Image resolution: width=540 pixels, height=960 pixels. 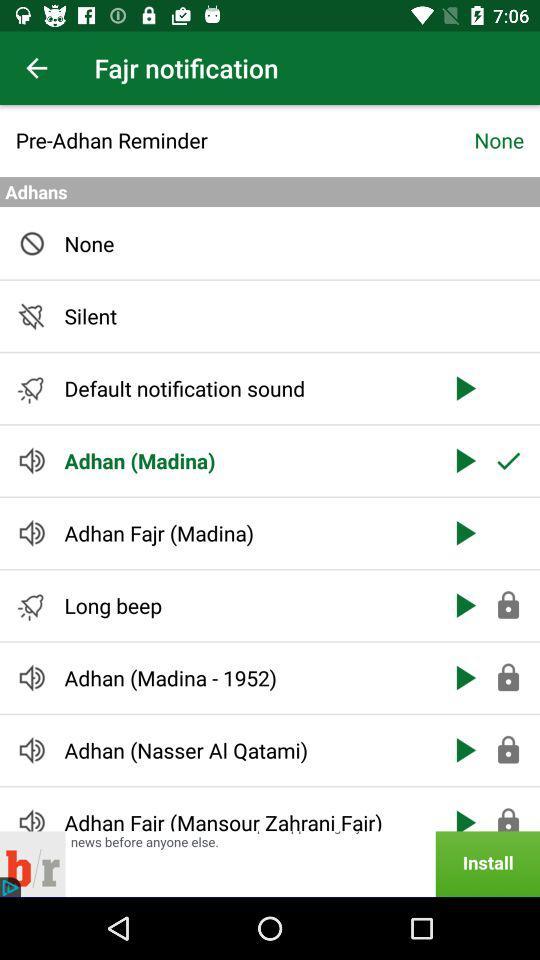 What do you see at coordinates (36, 68) in the screenshot?
I see `the icon above pre-adhan reminder` at bounding box center [36, 68].